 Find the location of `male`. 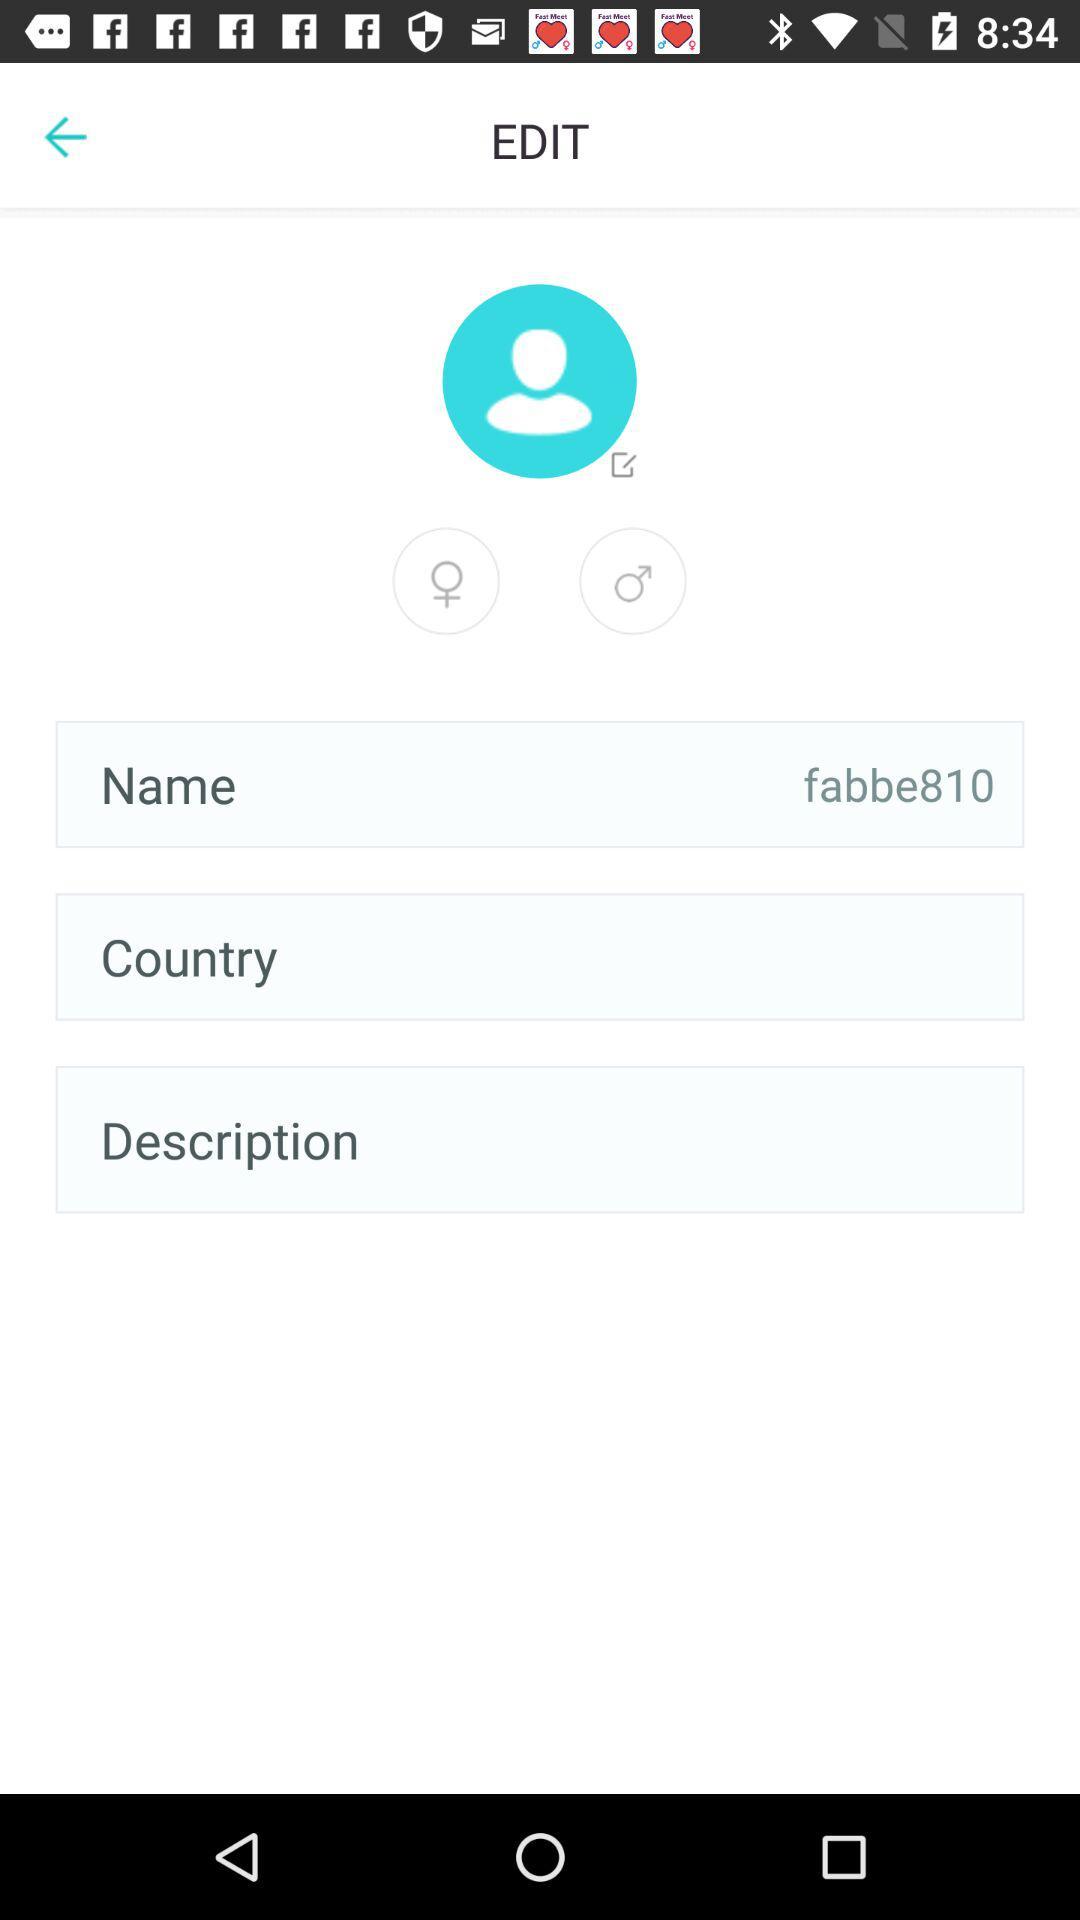

male is located at coordinates (632, 580).